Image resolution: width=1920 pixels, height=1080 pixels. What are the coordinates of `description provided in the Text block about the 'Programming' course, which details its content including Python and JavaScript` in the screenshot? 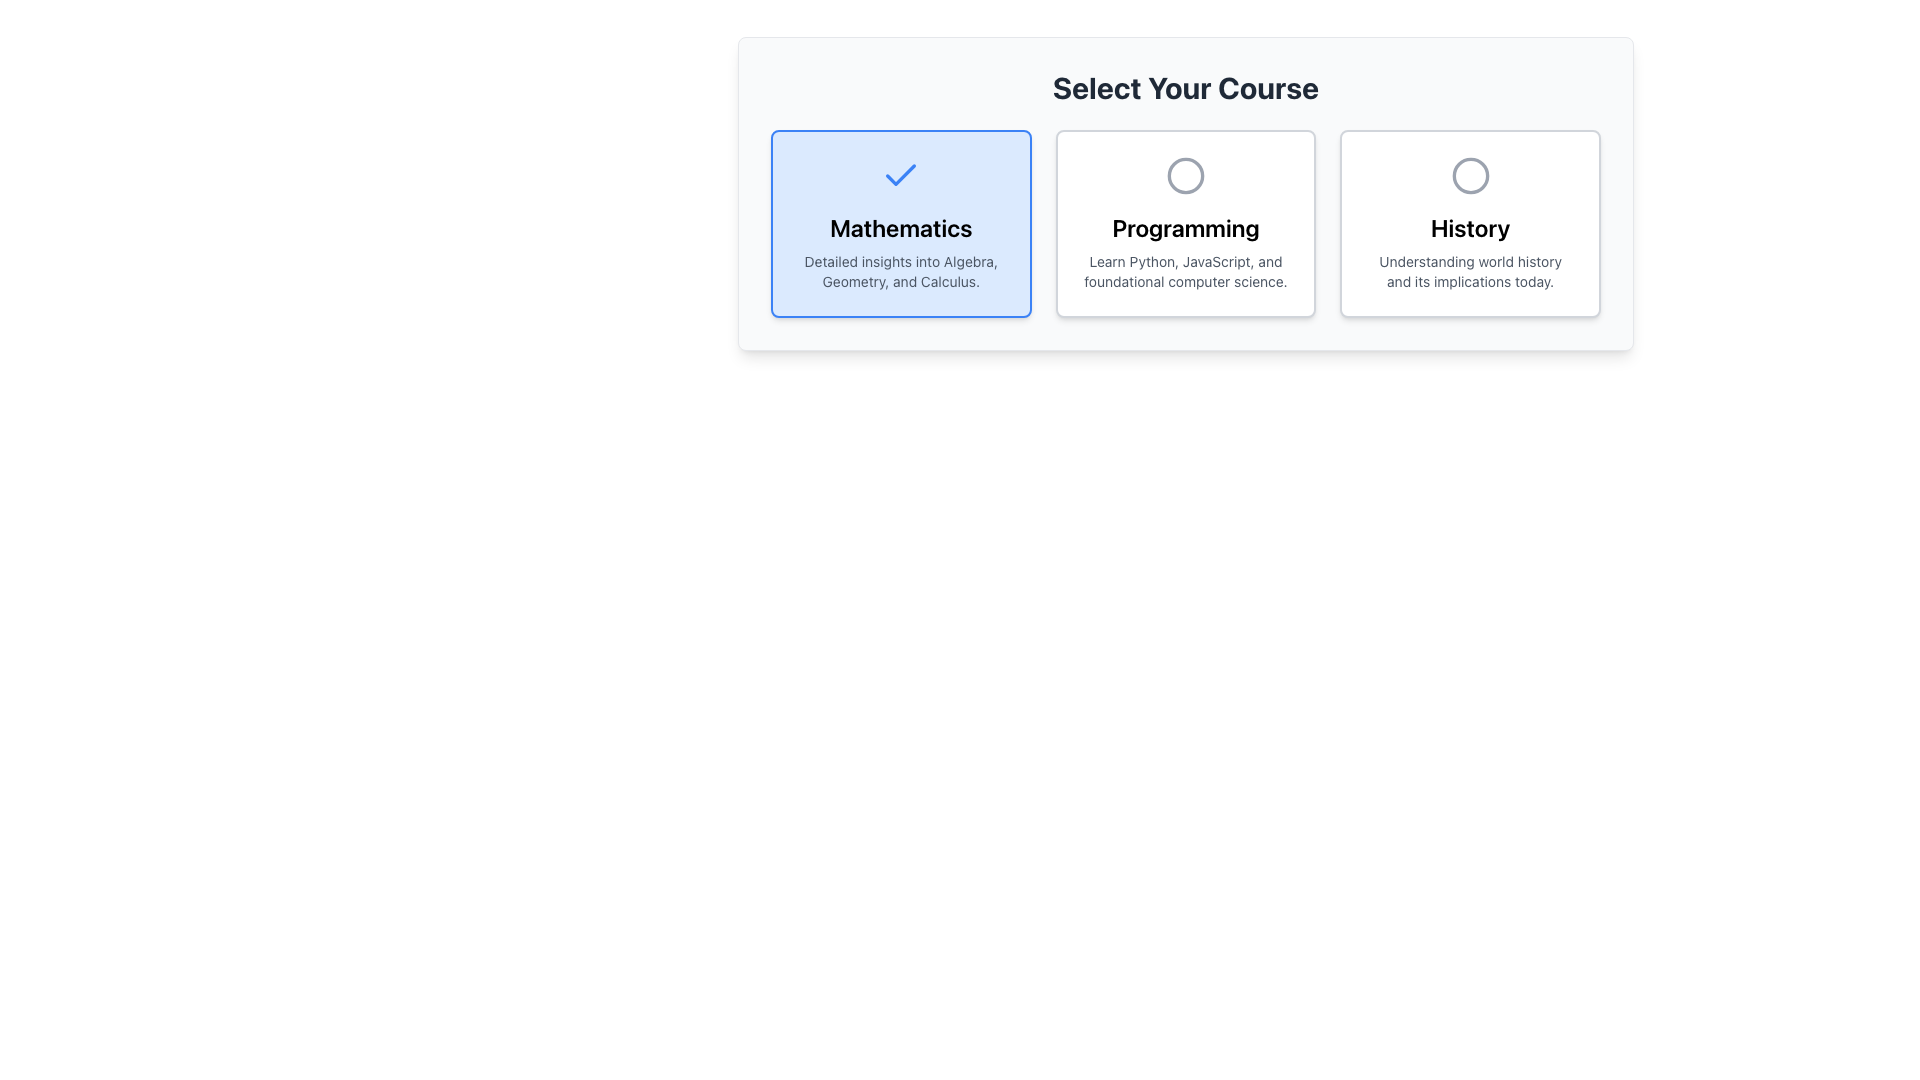 It's located at (1185, 272).